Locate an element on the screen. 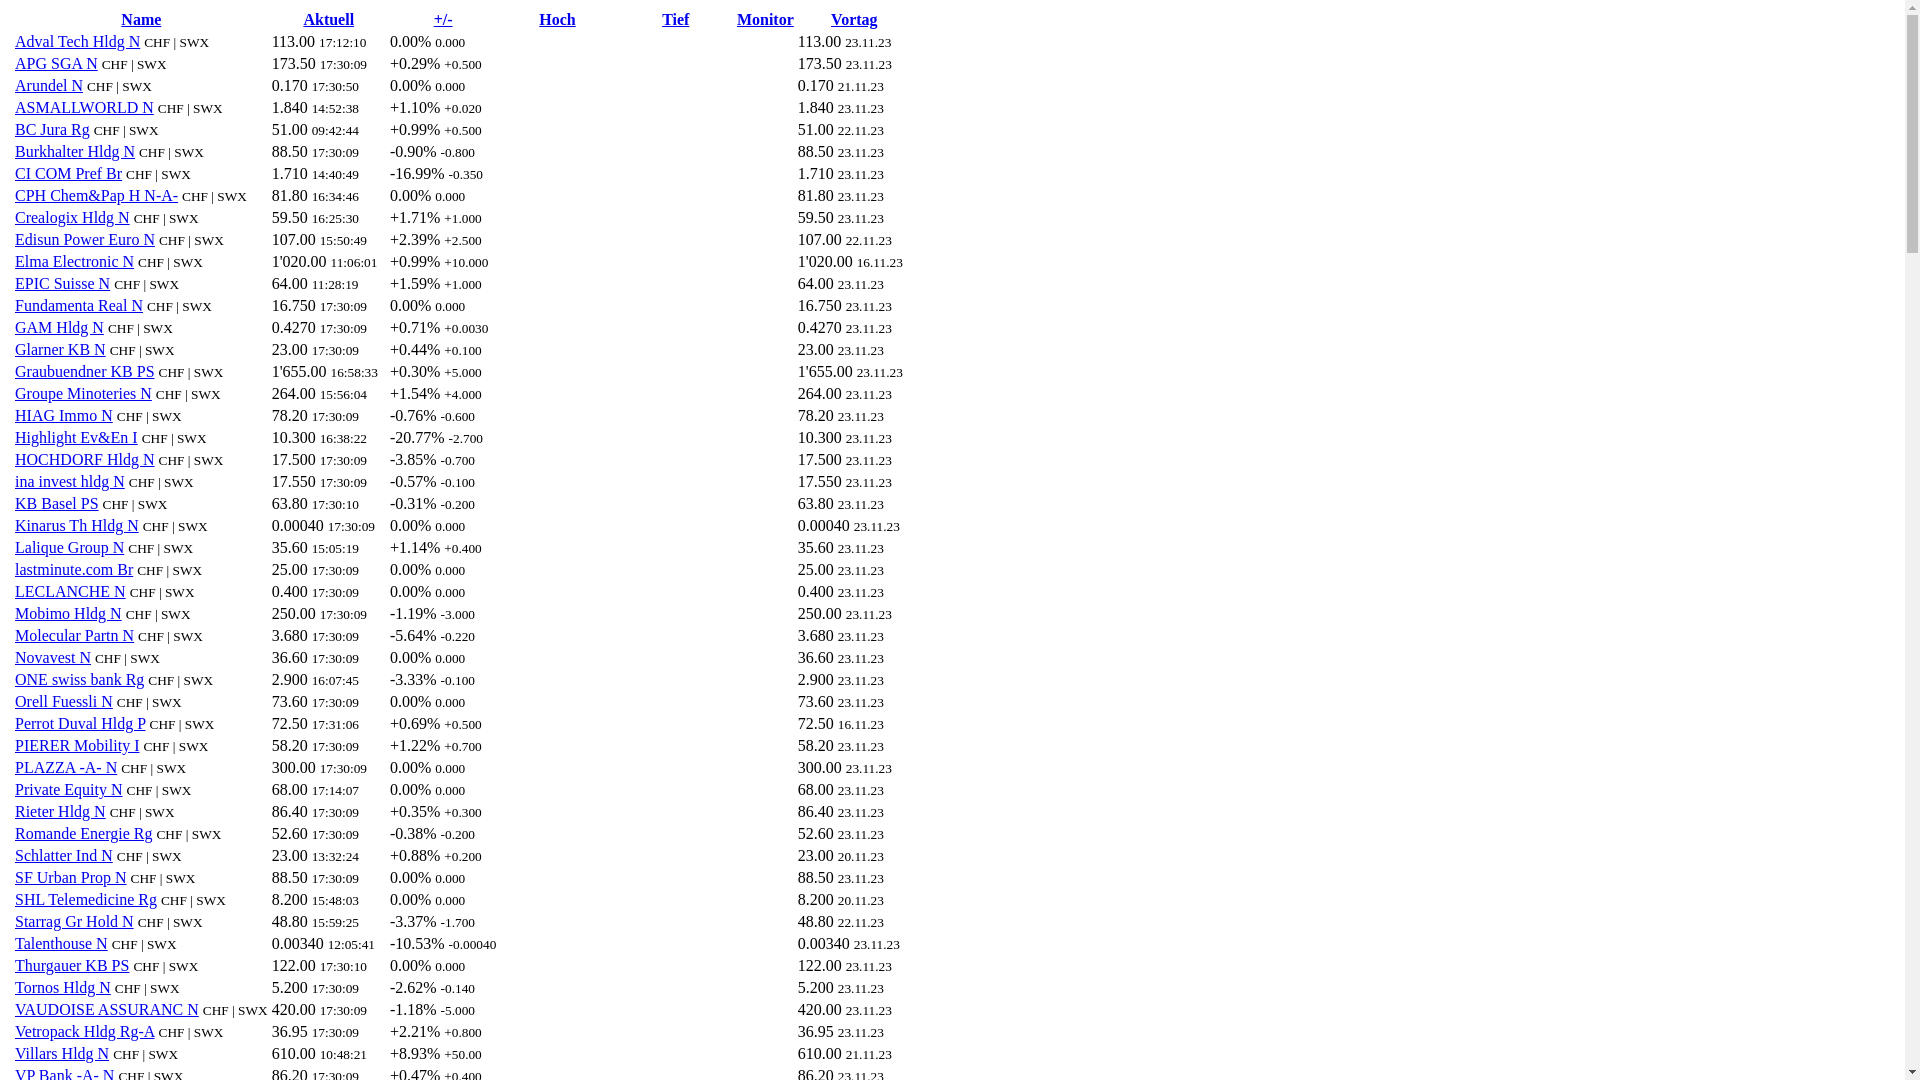  'CPH Chem&Pap H N-A-' is located at coordinates (95, 195).